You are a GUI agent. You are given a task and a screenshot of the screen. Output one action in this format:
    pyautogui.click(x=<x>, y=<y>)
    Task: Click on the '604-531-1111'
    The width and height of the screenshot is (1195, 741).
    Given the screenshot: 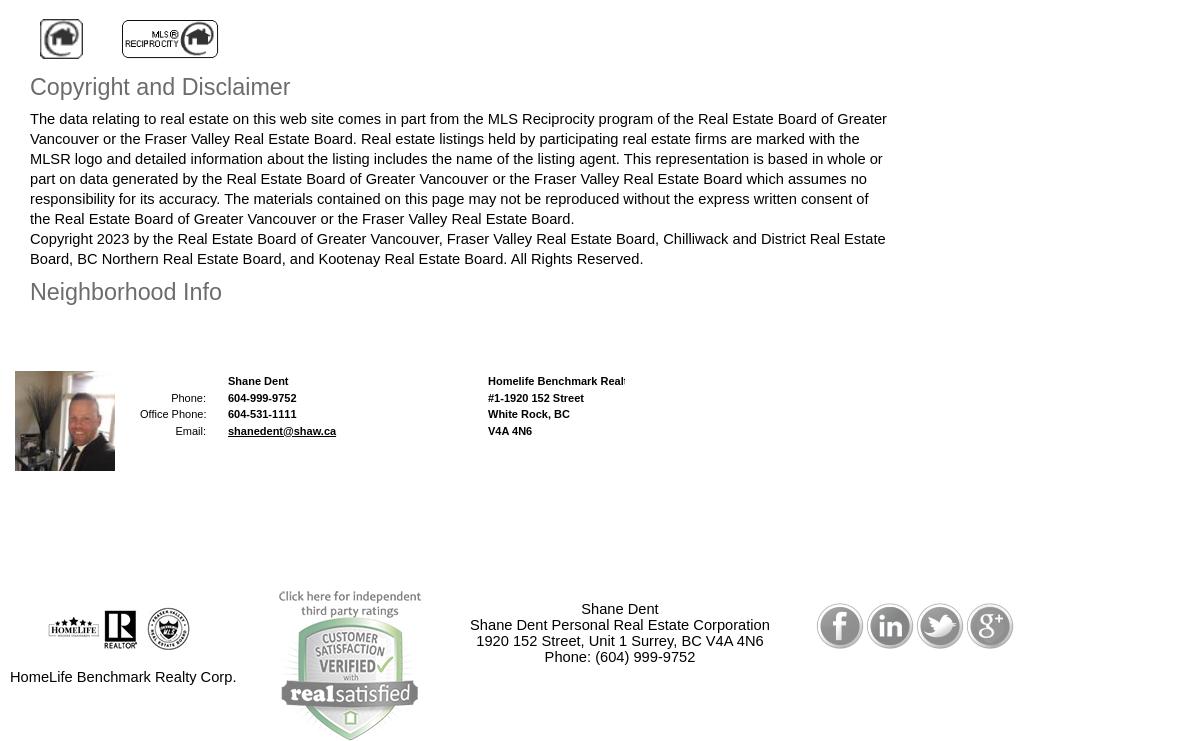 What is the action you would take?
    pyautogui.click(x=227, y=412)
    